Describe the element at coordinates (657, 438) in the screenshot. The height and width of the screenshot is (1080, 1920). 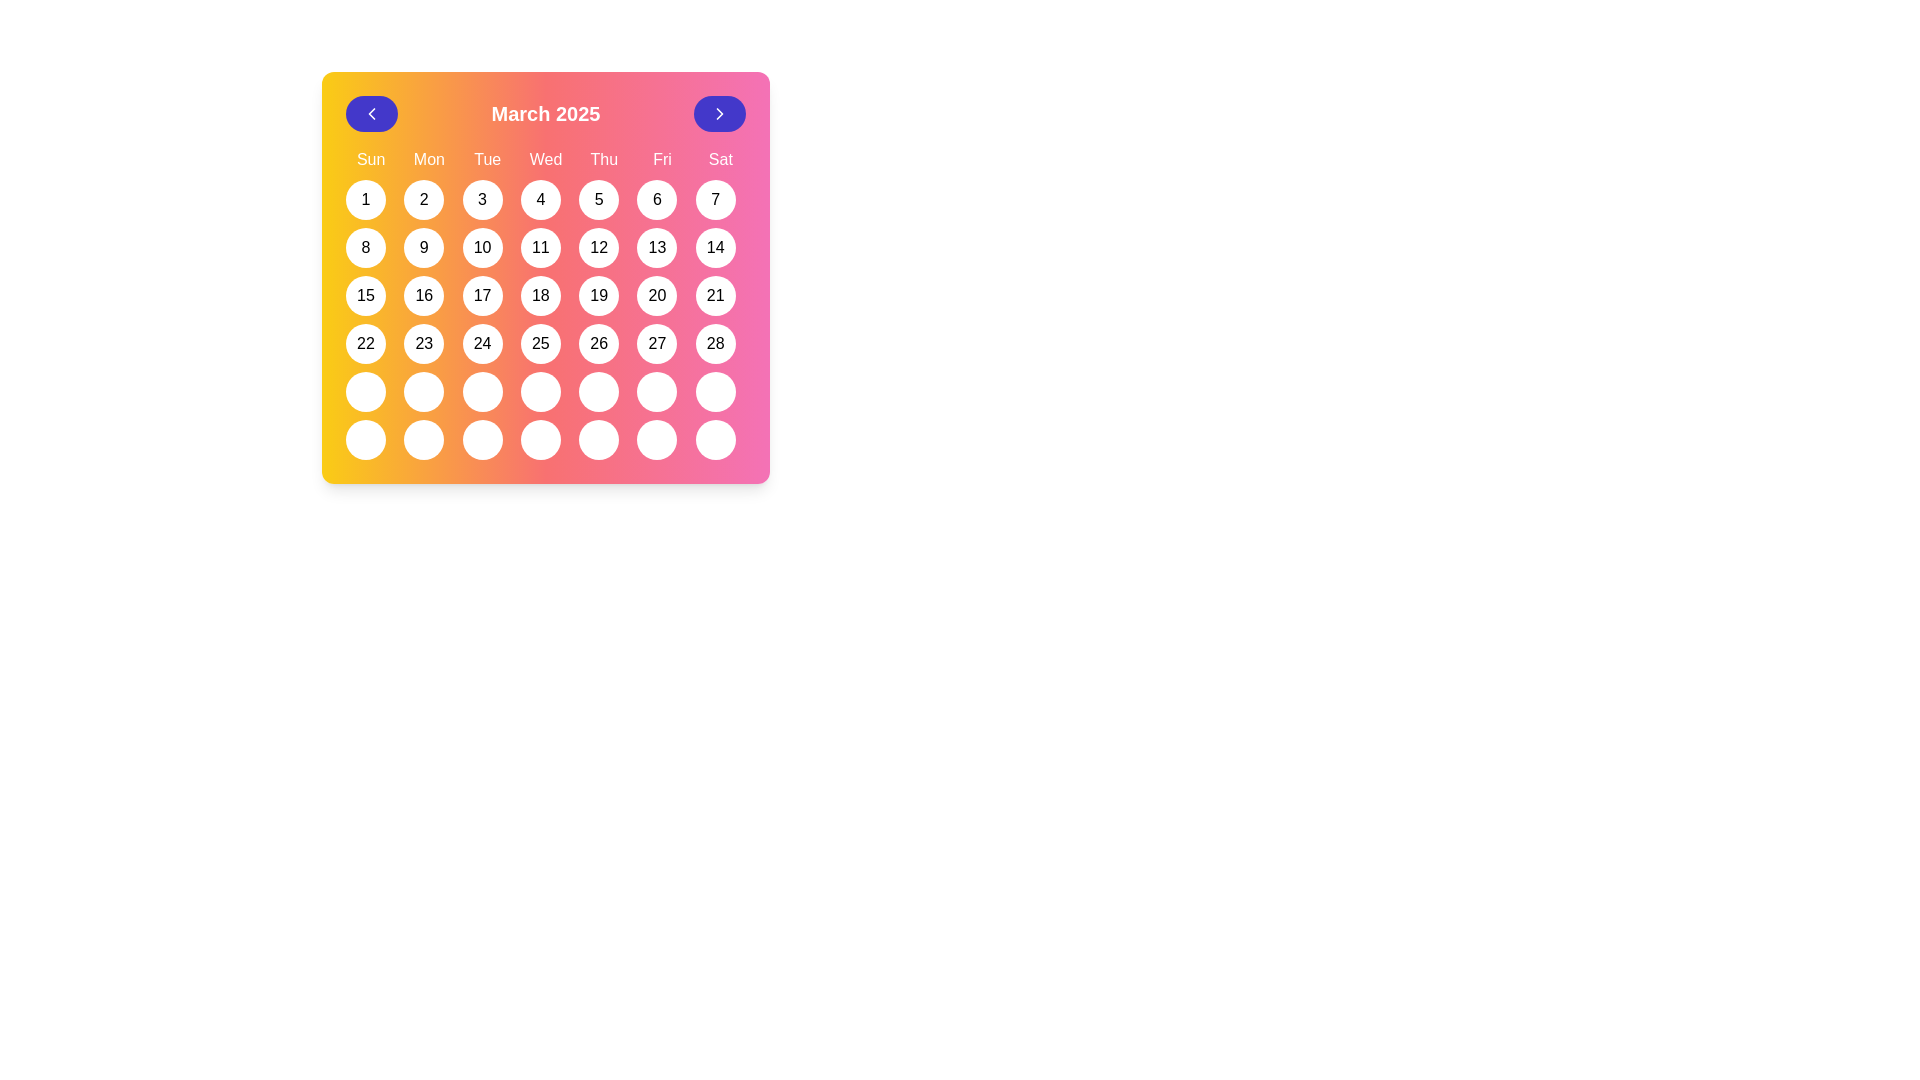
I see `the circular button with a white background and black border located in the seventh column and sixth row of the grid` at that location.